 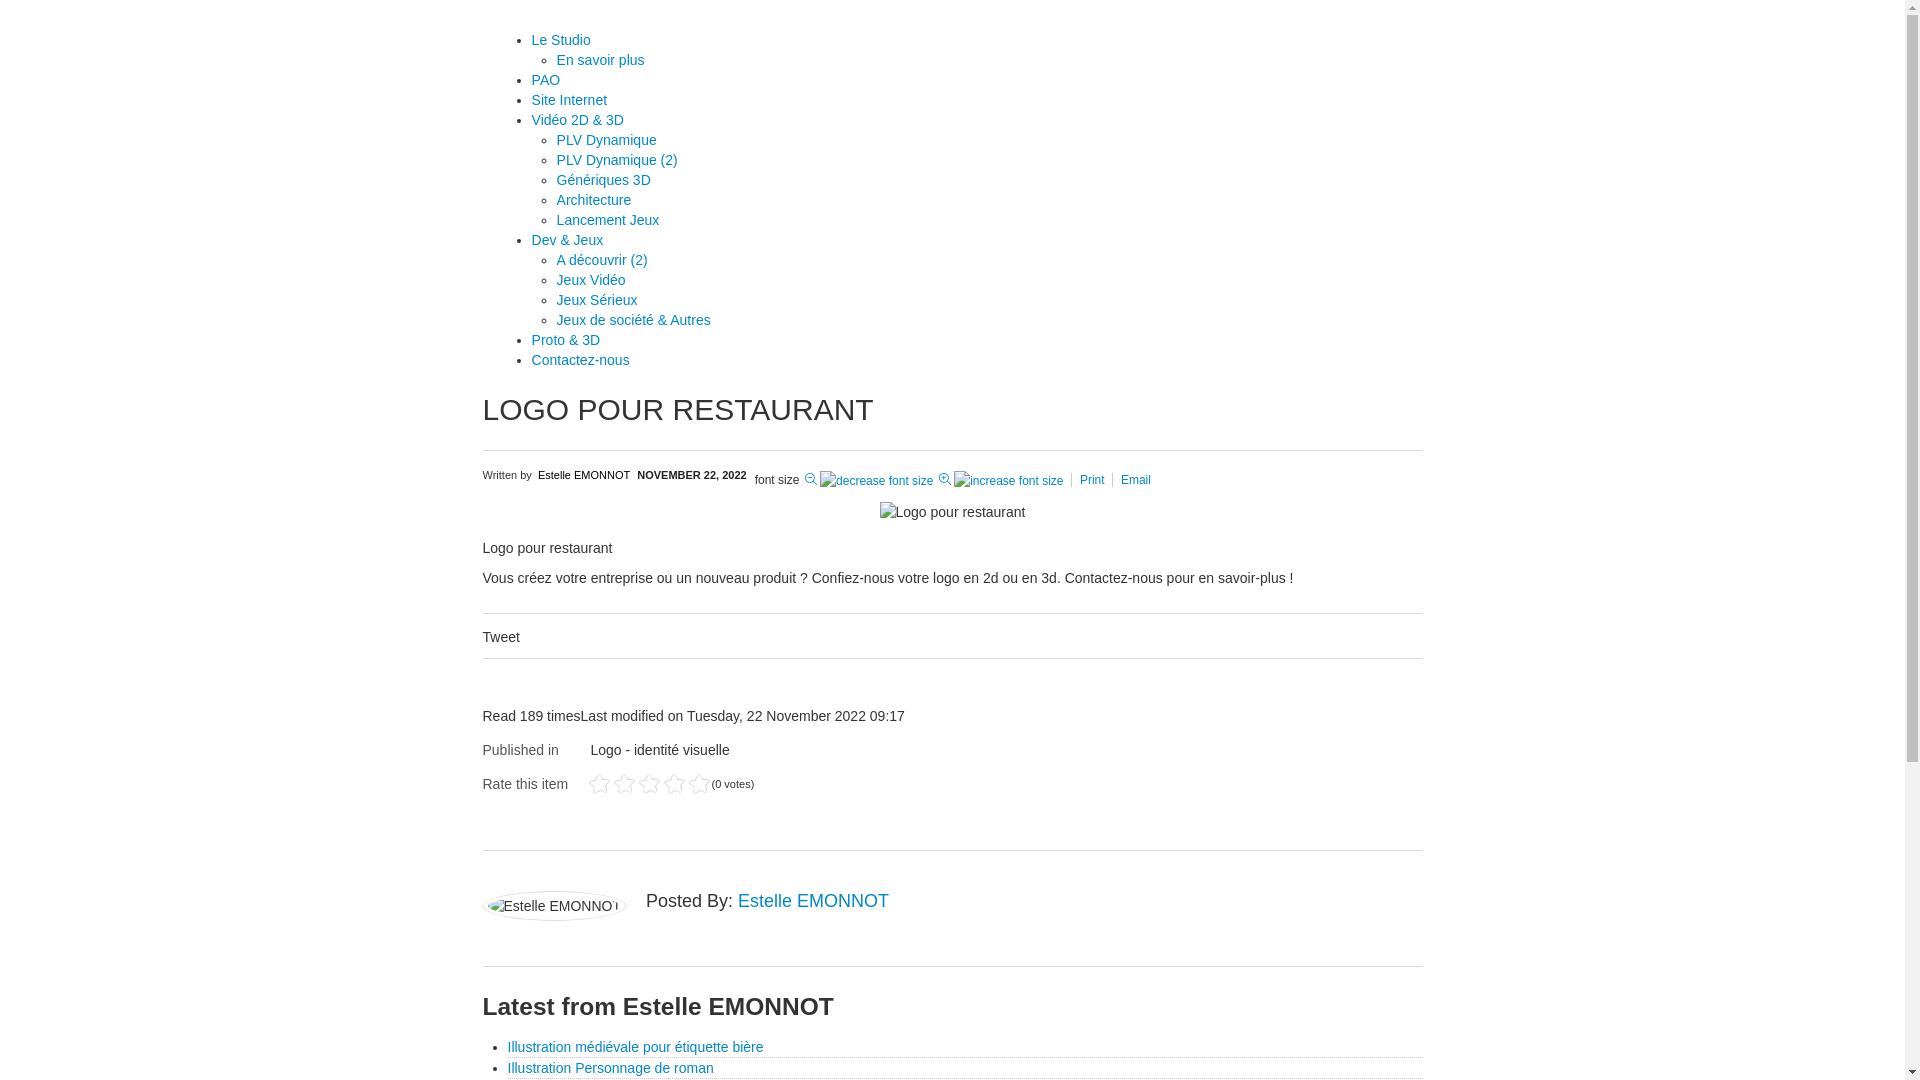 What do you see at coordinates (1136, 479) in the screenshot?
I see `'Email'` at bounding box center [1136, 479].